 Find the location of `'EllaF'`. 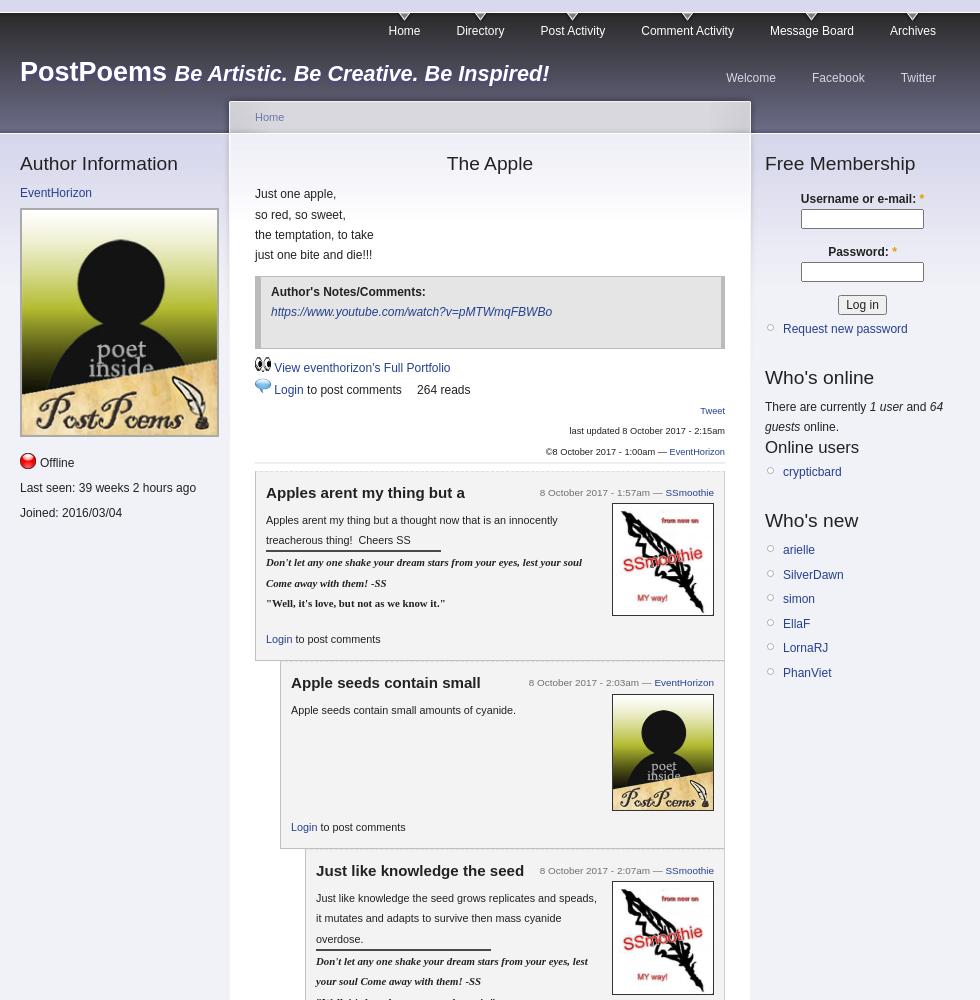

'EllaF' is located at coordinates (796, 622).